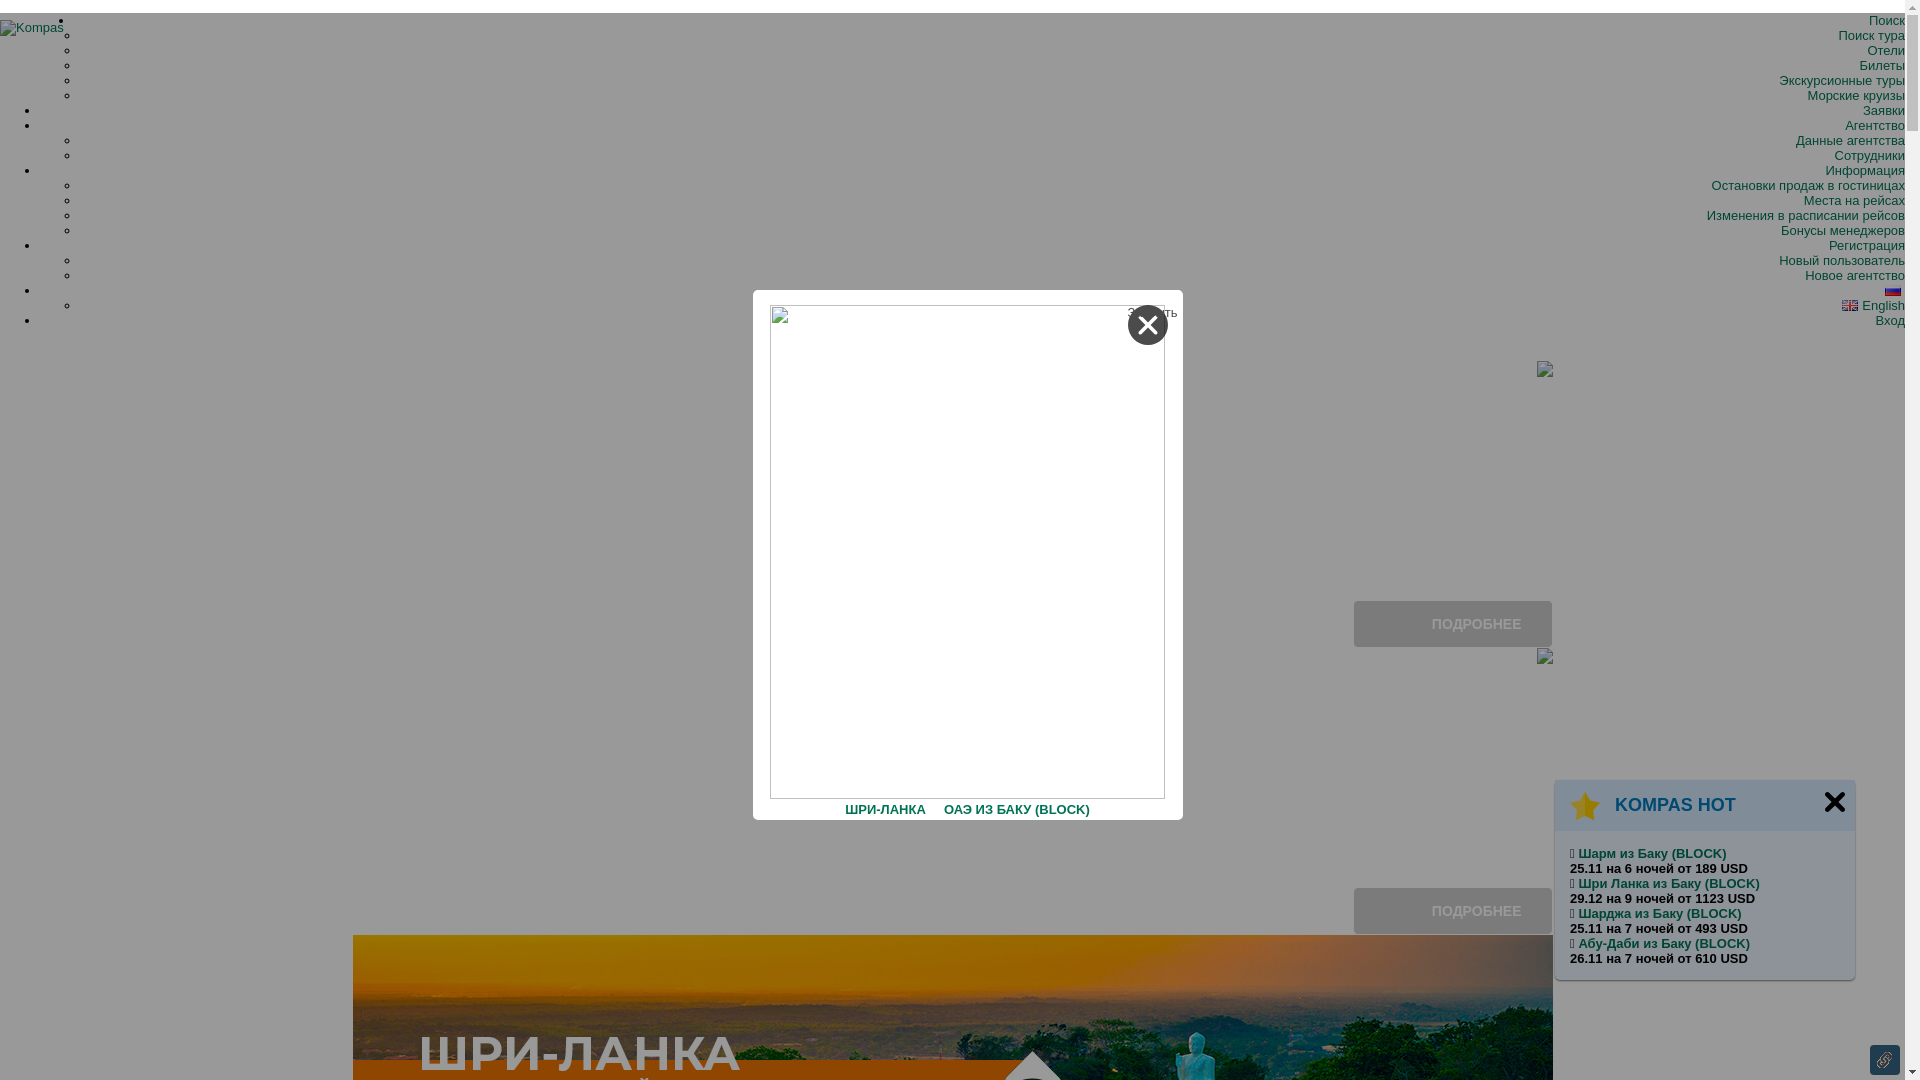  What do you see at coordinates (1872, 305) in the screenshot?
I see `'English'` at bounding box center [1872, 305].